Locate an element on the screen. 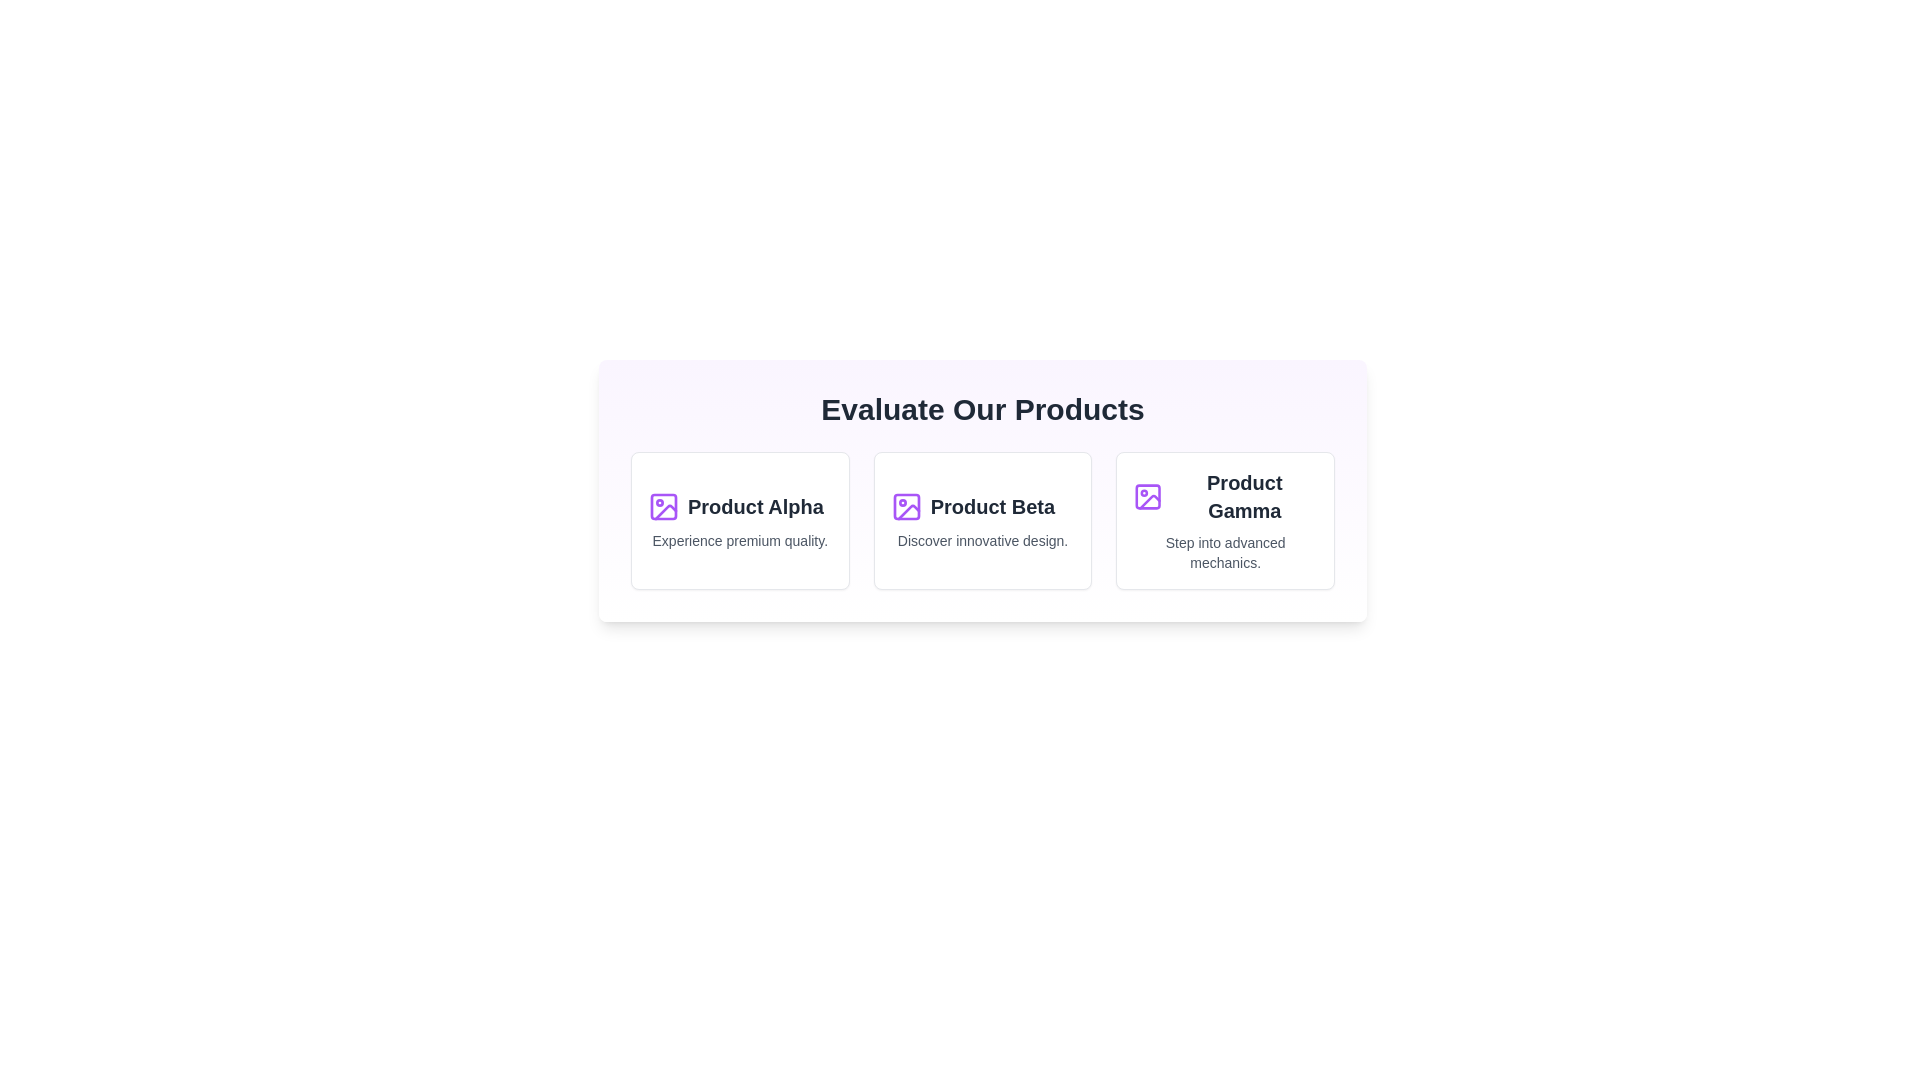  displayed text of the text label element titled 'Product Gamma', which is the last in a row of product presentations and styled prominently is located at coordinates (1243, 496).